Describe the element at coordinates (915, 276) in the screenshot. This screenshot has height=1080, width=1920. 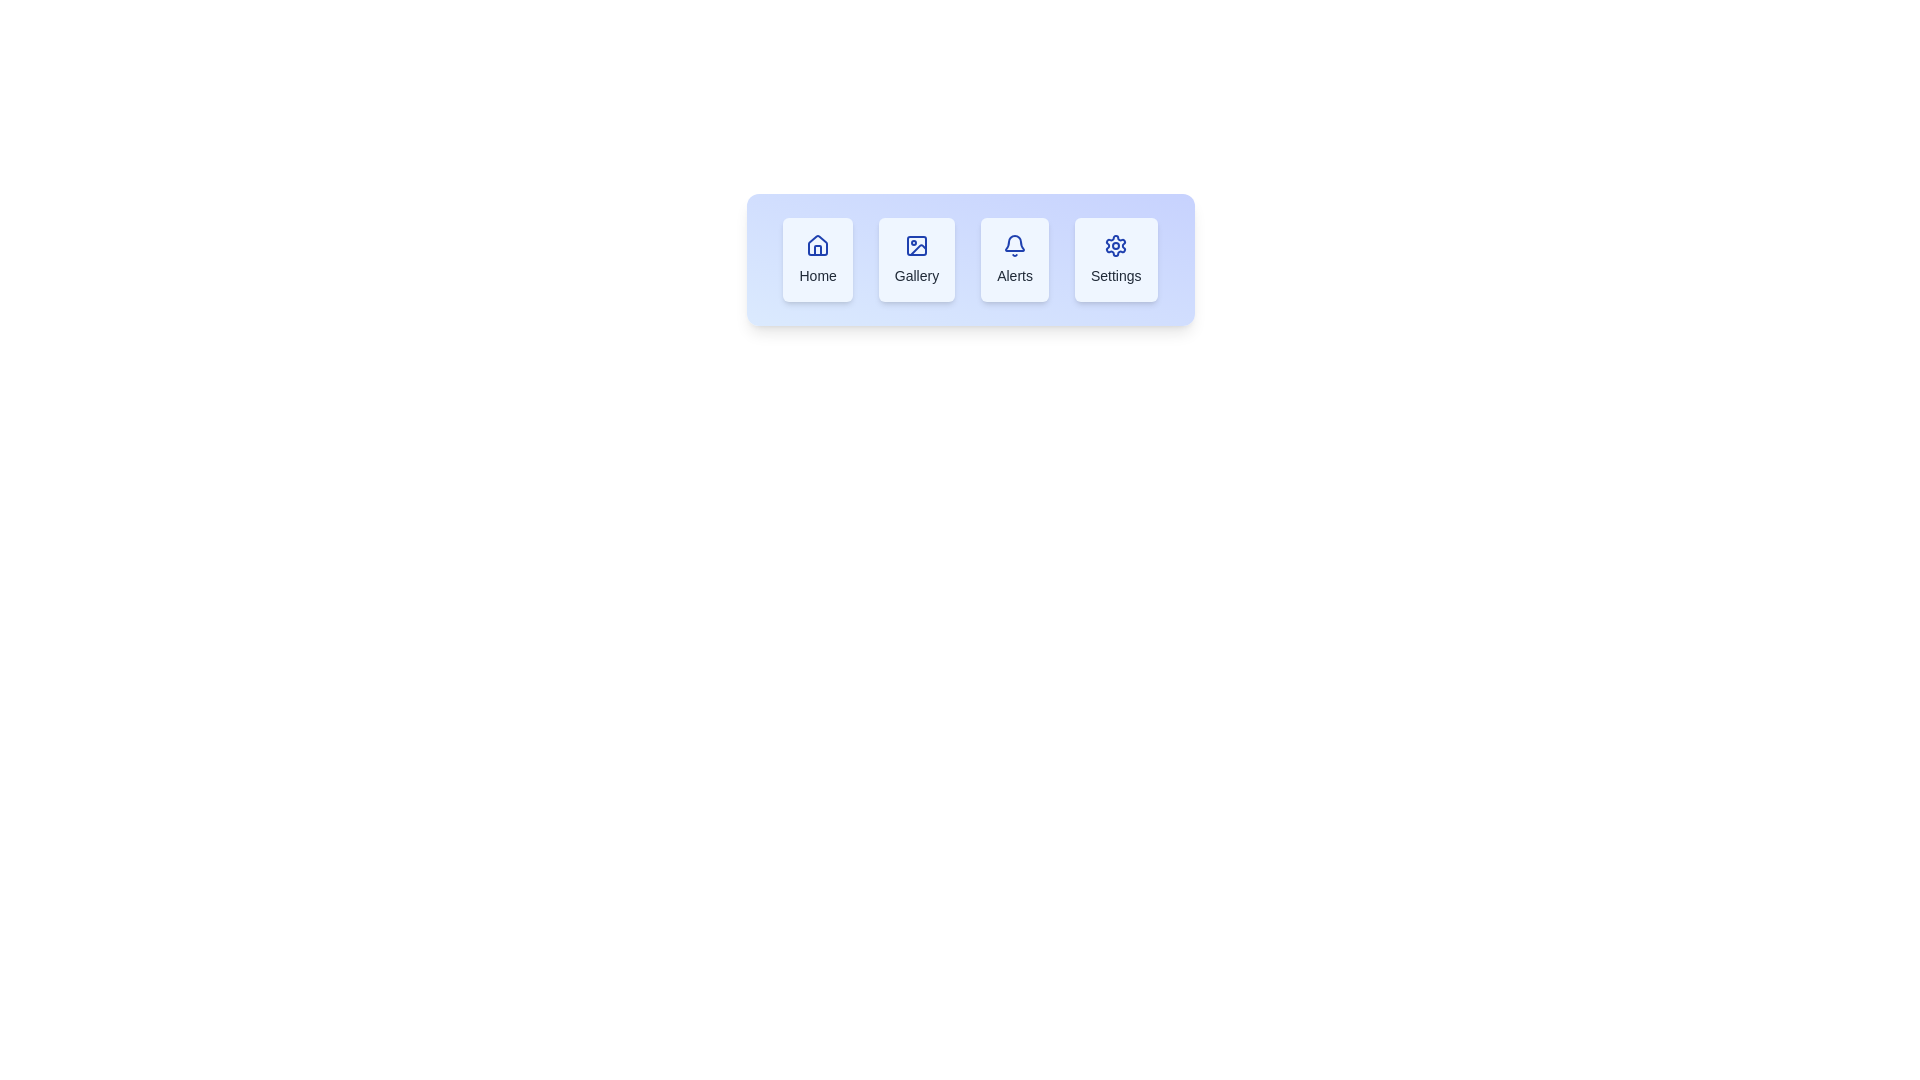
I see `the label that identifies the icon, which is located below the icon in a vertically aligned layout and is part of a row of similar elements including Home, Gallery, Alerts, and Settings` at that location.